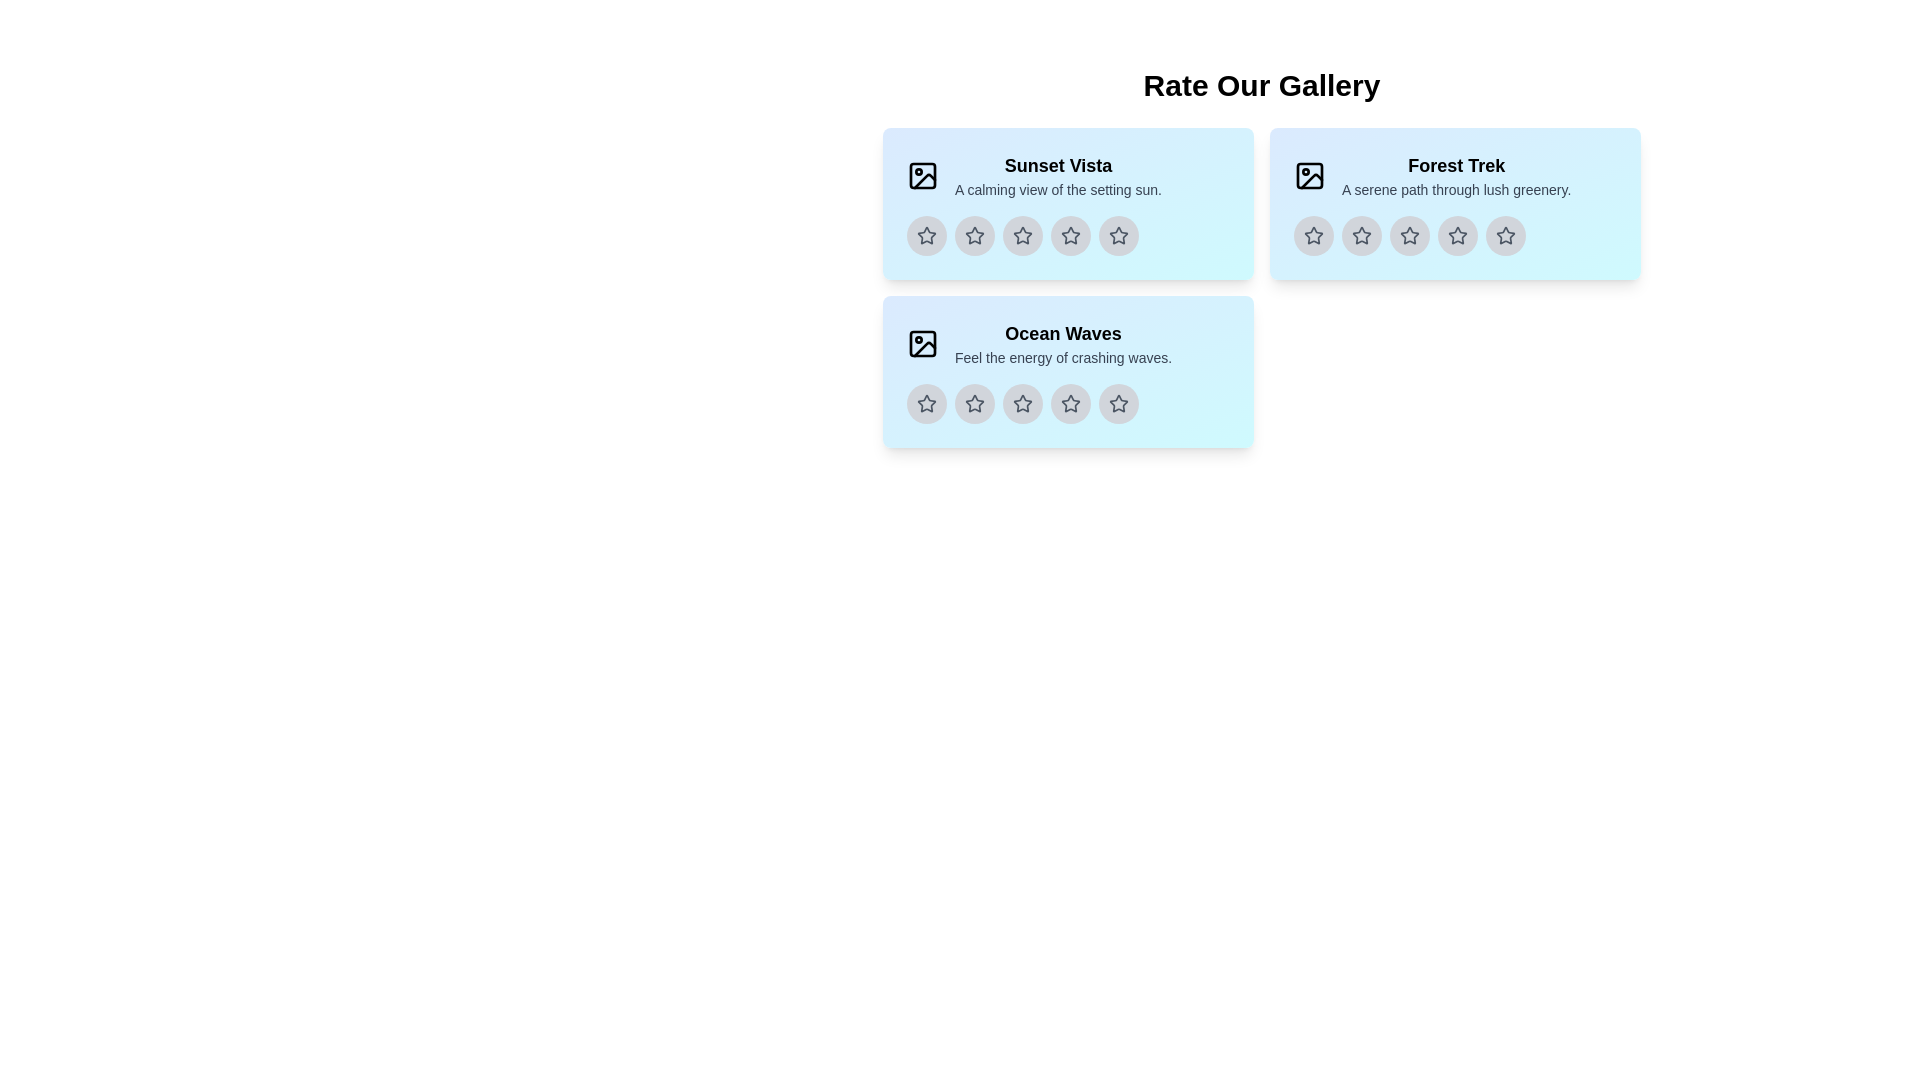 The height and width of the screenshot is (1080, 1920). What do you see at coordinates (921, 342) in the screenshot?
I see `the icon with a mountain-like shape located to the left of the 'Ocean Waves' text within the 'Ocean Waves' card` at bounding box center [921, 342].